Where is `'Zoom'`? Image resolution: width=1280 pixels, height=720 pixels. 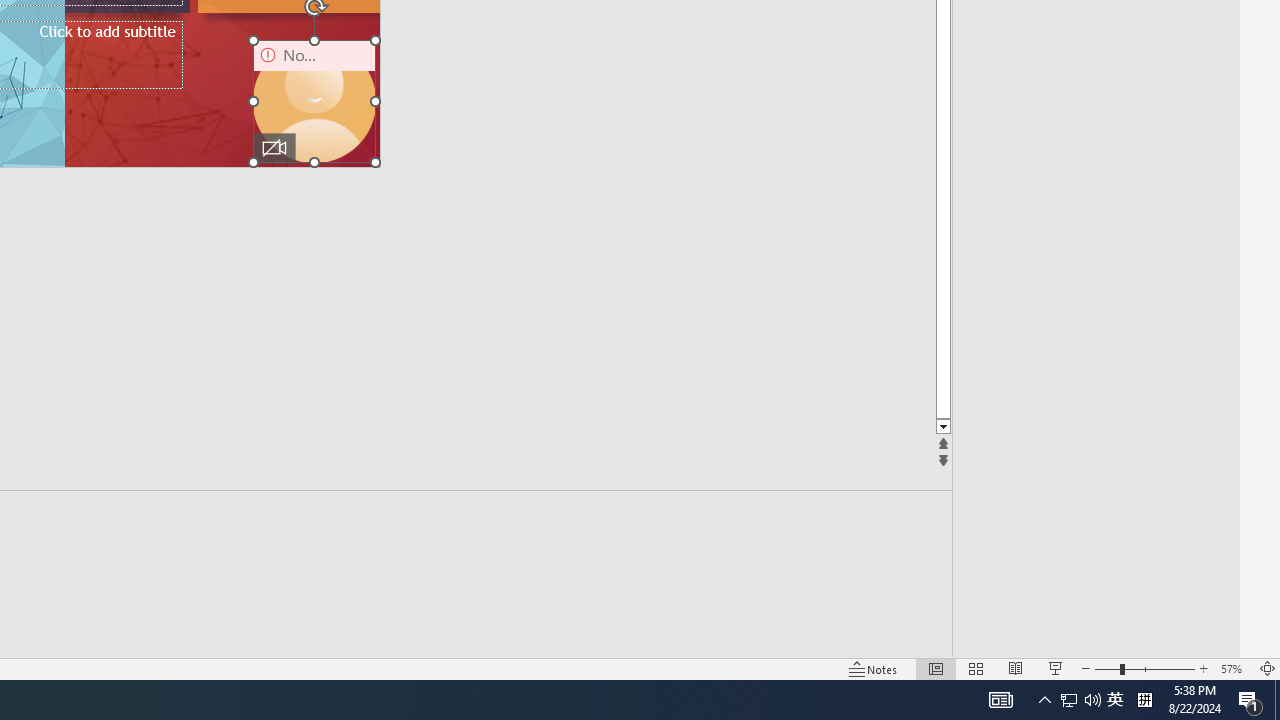
'Zoom' is located at coordinates (1144, 669).